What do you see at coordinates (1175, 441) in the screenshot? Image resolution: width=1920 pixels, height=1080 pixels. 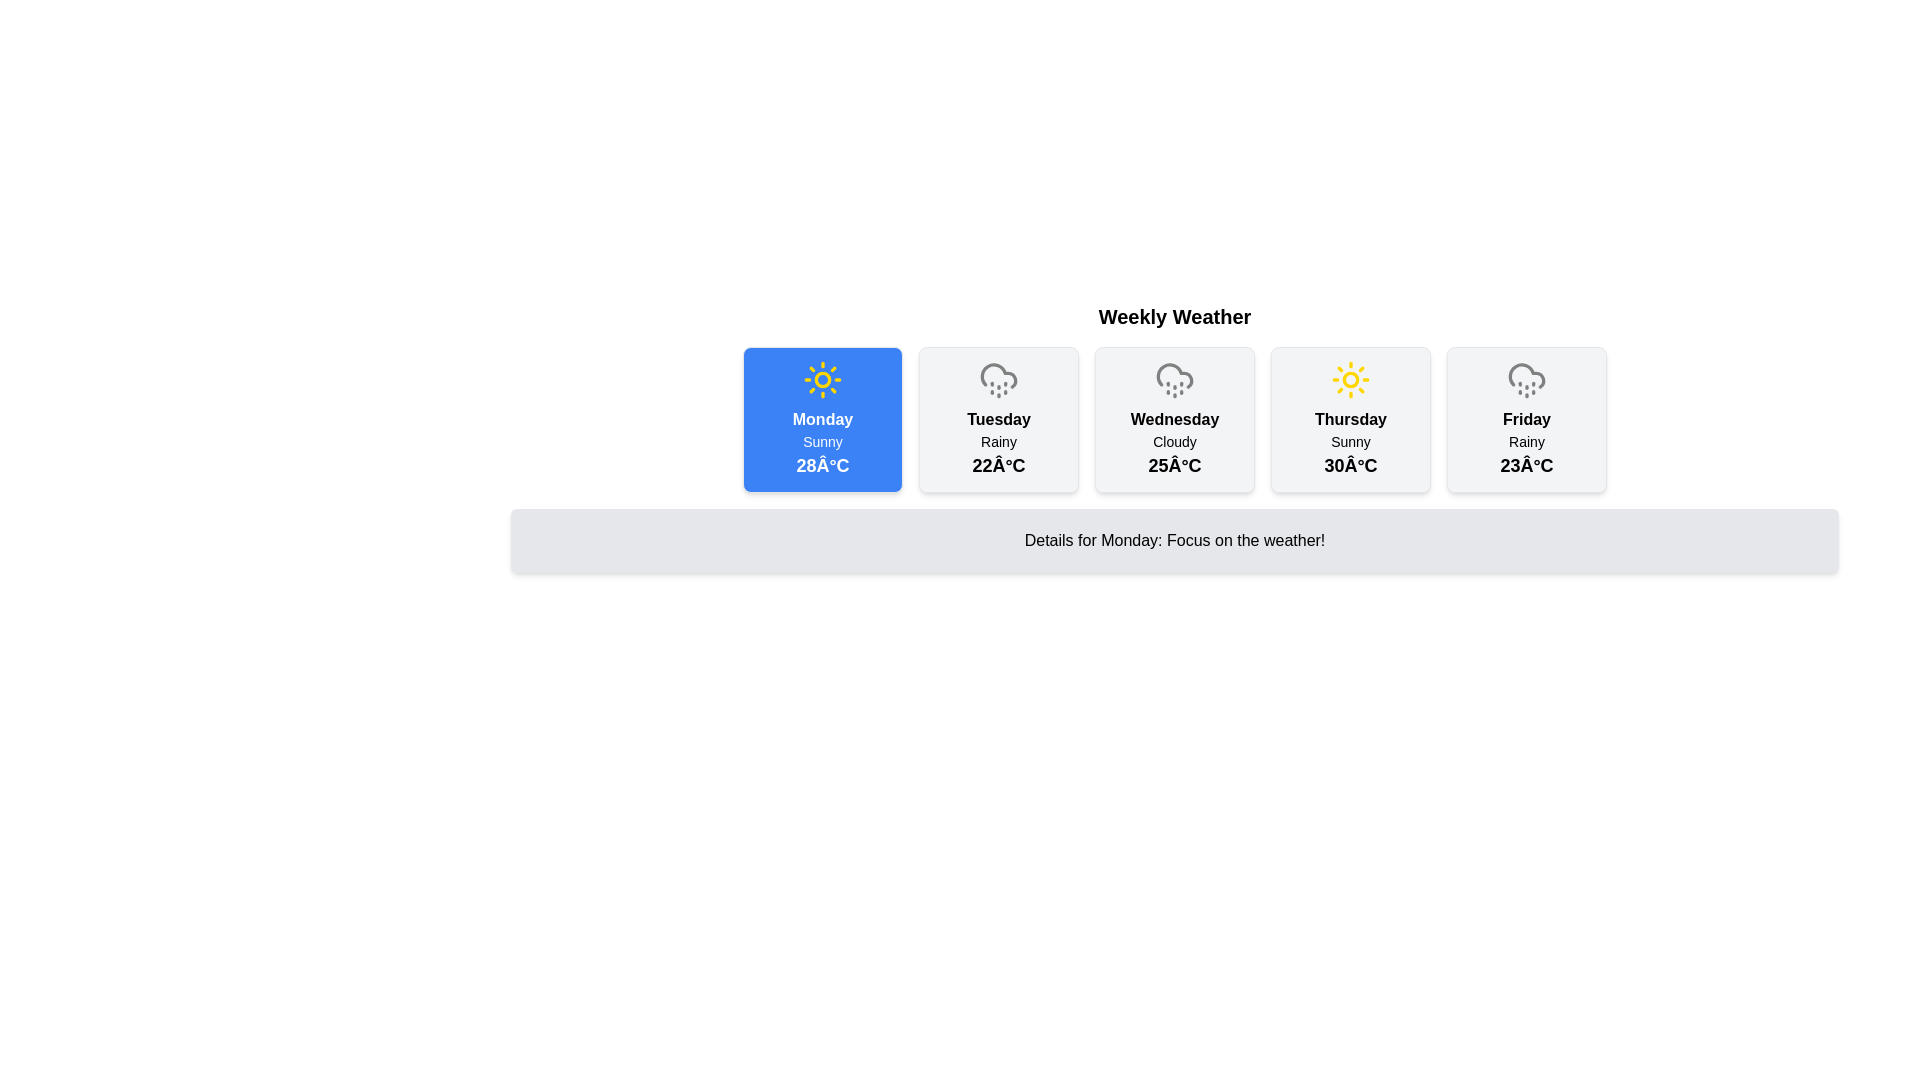 I see `the text label displaying the weather condition 'Cloudy' located within the third weather forecast card for Wednesday, positioned between the day label and the temperature` at bounding box center [1175, 441].